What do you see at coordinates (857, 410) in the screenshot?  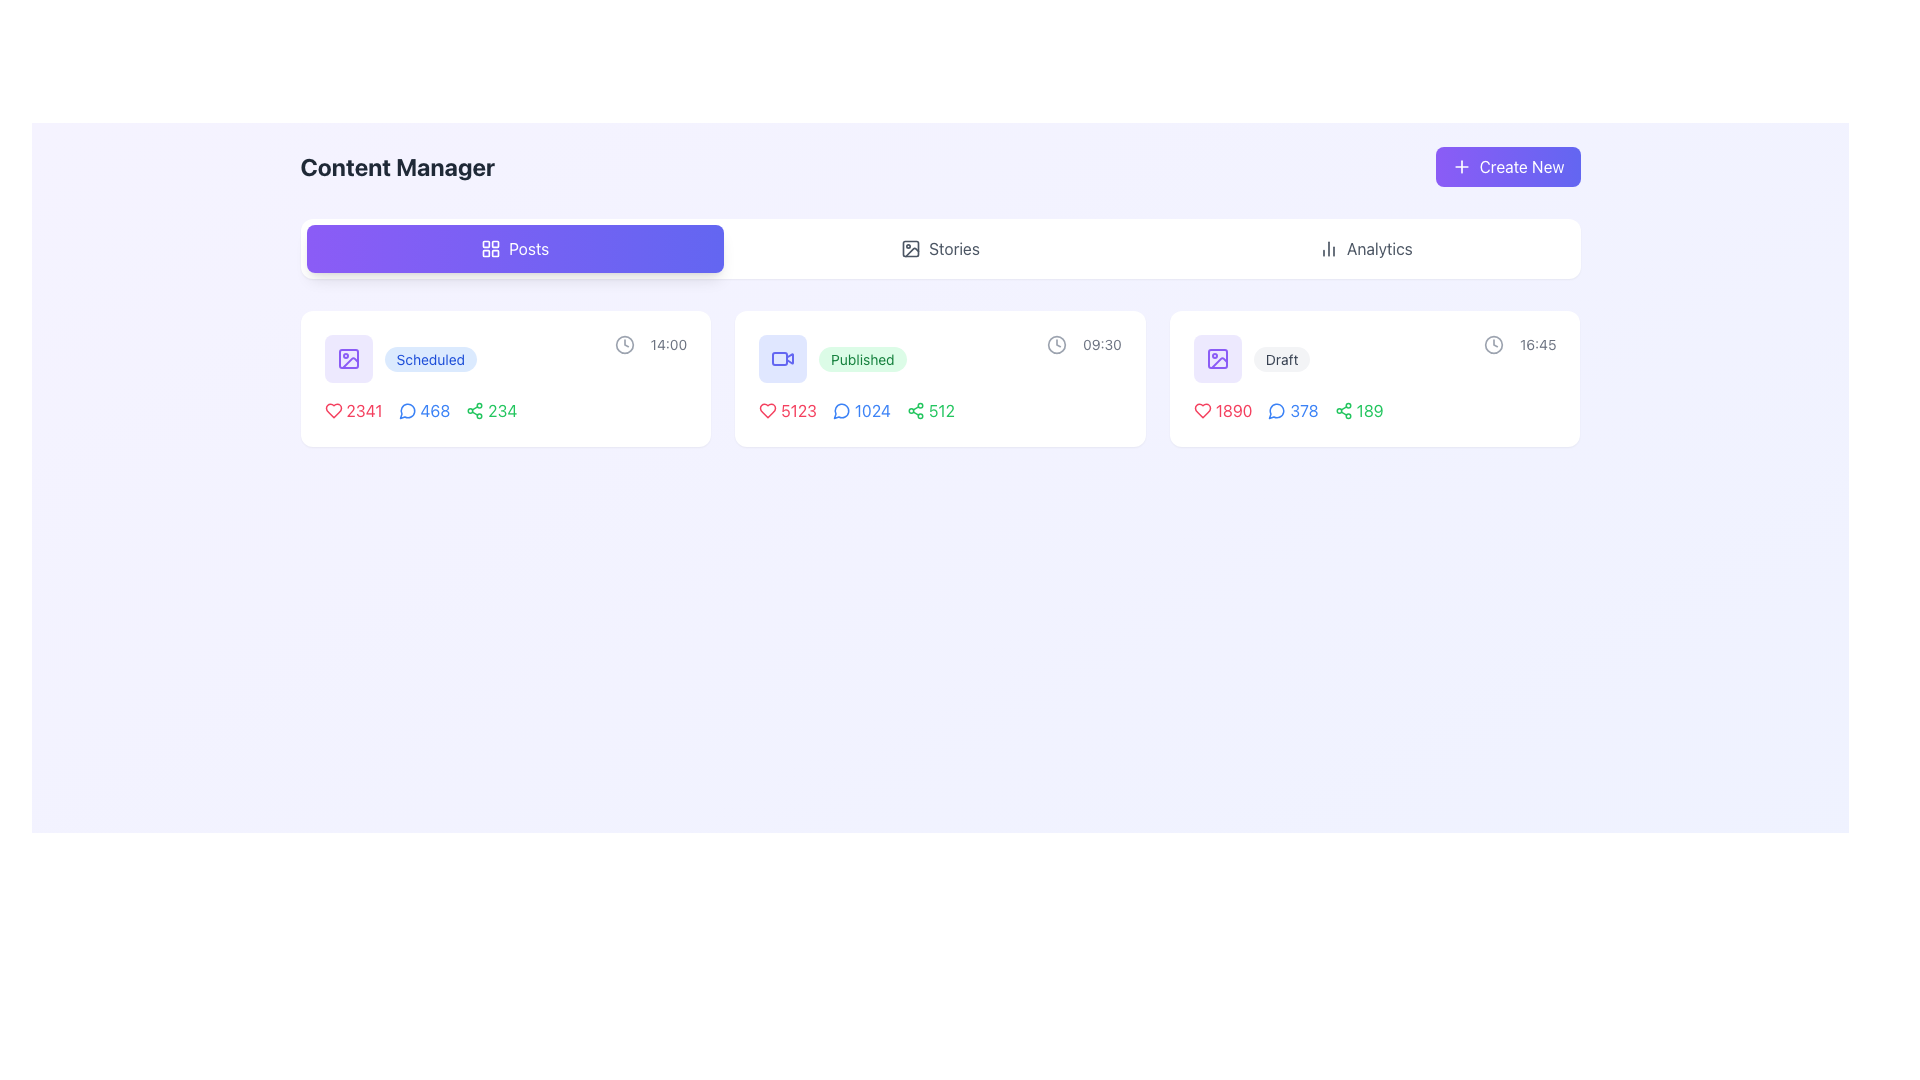 I see `the numerical text '1024' in blue, which is accompanied by a speech bubble icon` at bounding box center [857, 410].